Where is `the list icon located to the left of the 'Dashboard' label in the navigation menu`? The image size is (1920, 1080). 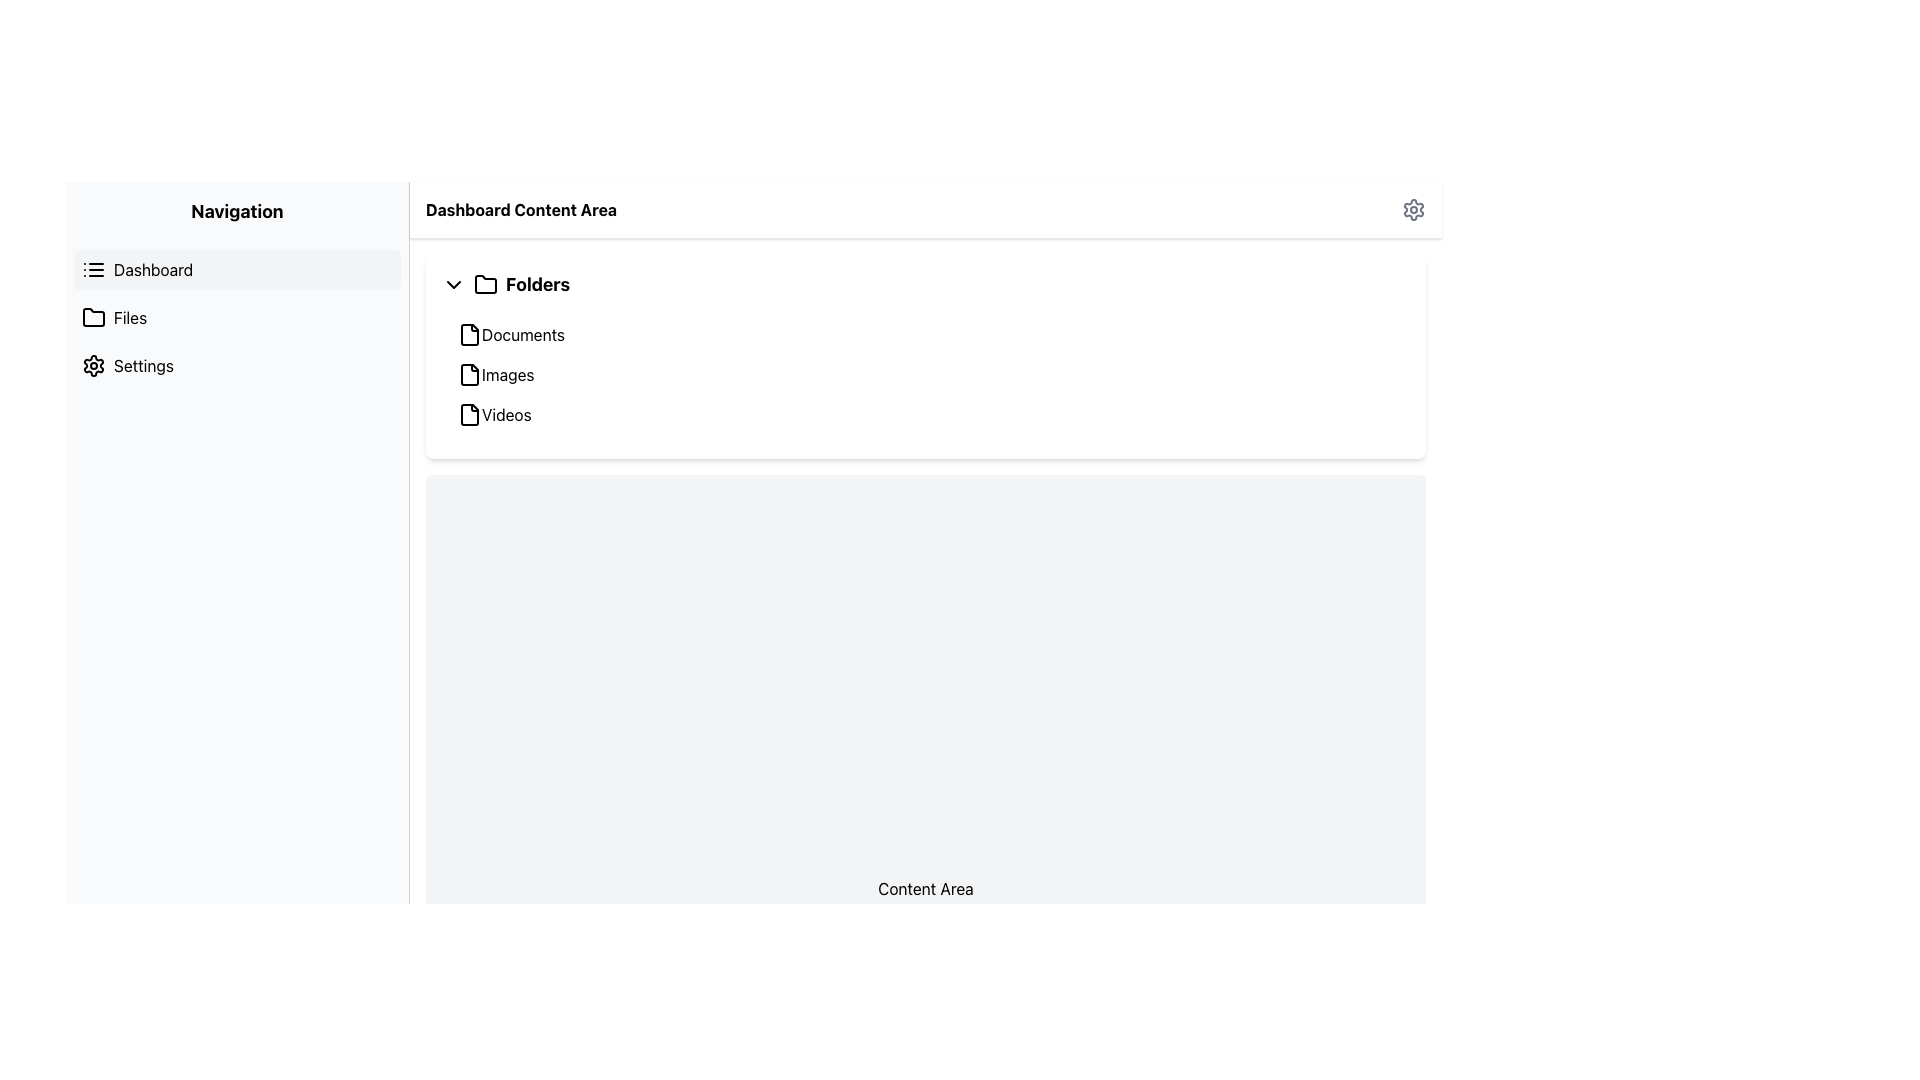
the list icon located to the left of the 'Dashboard' label in the navigation menu is located at coordinates (93, 270).